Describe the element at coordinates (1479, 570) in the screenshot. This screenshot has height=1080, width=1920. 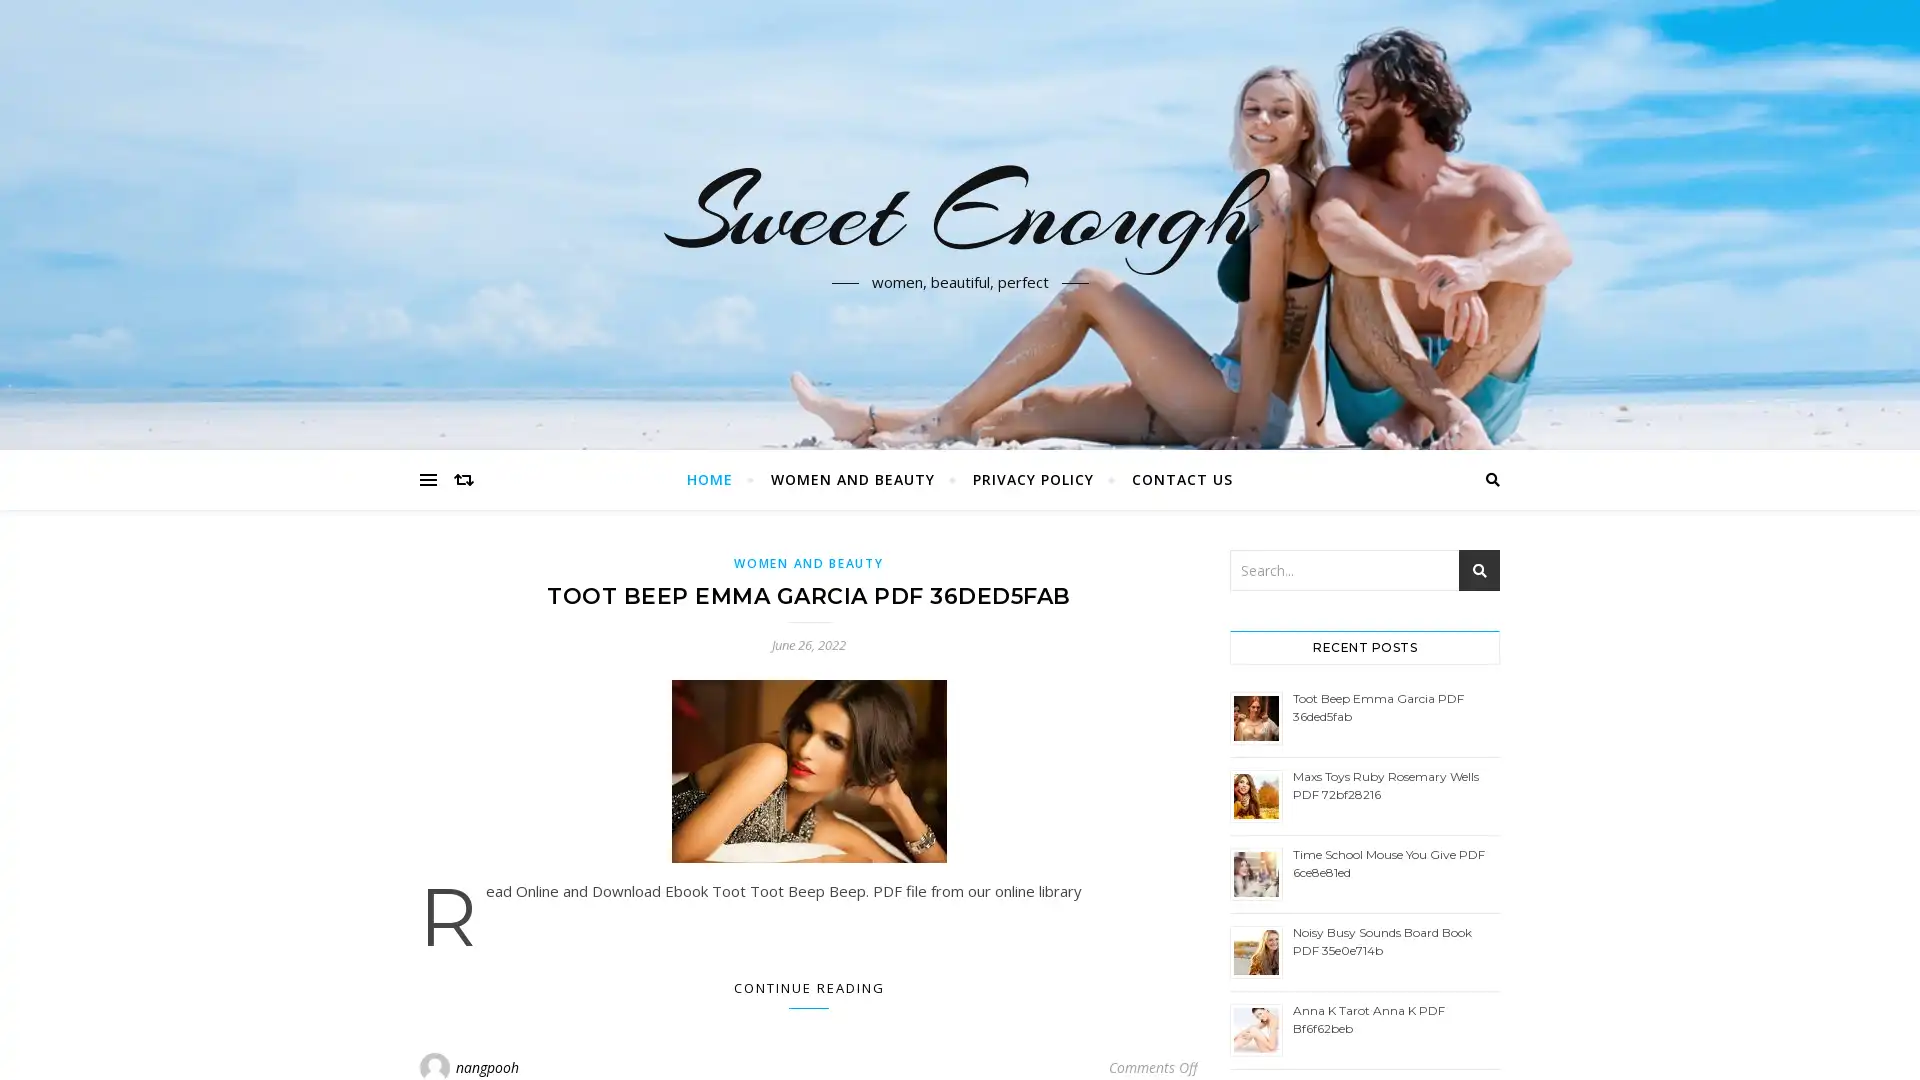
I see `st` at that location.